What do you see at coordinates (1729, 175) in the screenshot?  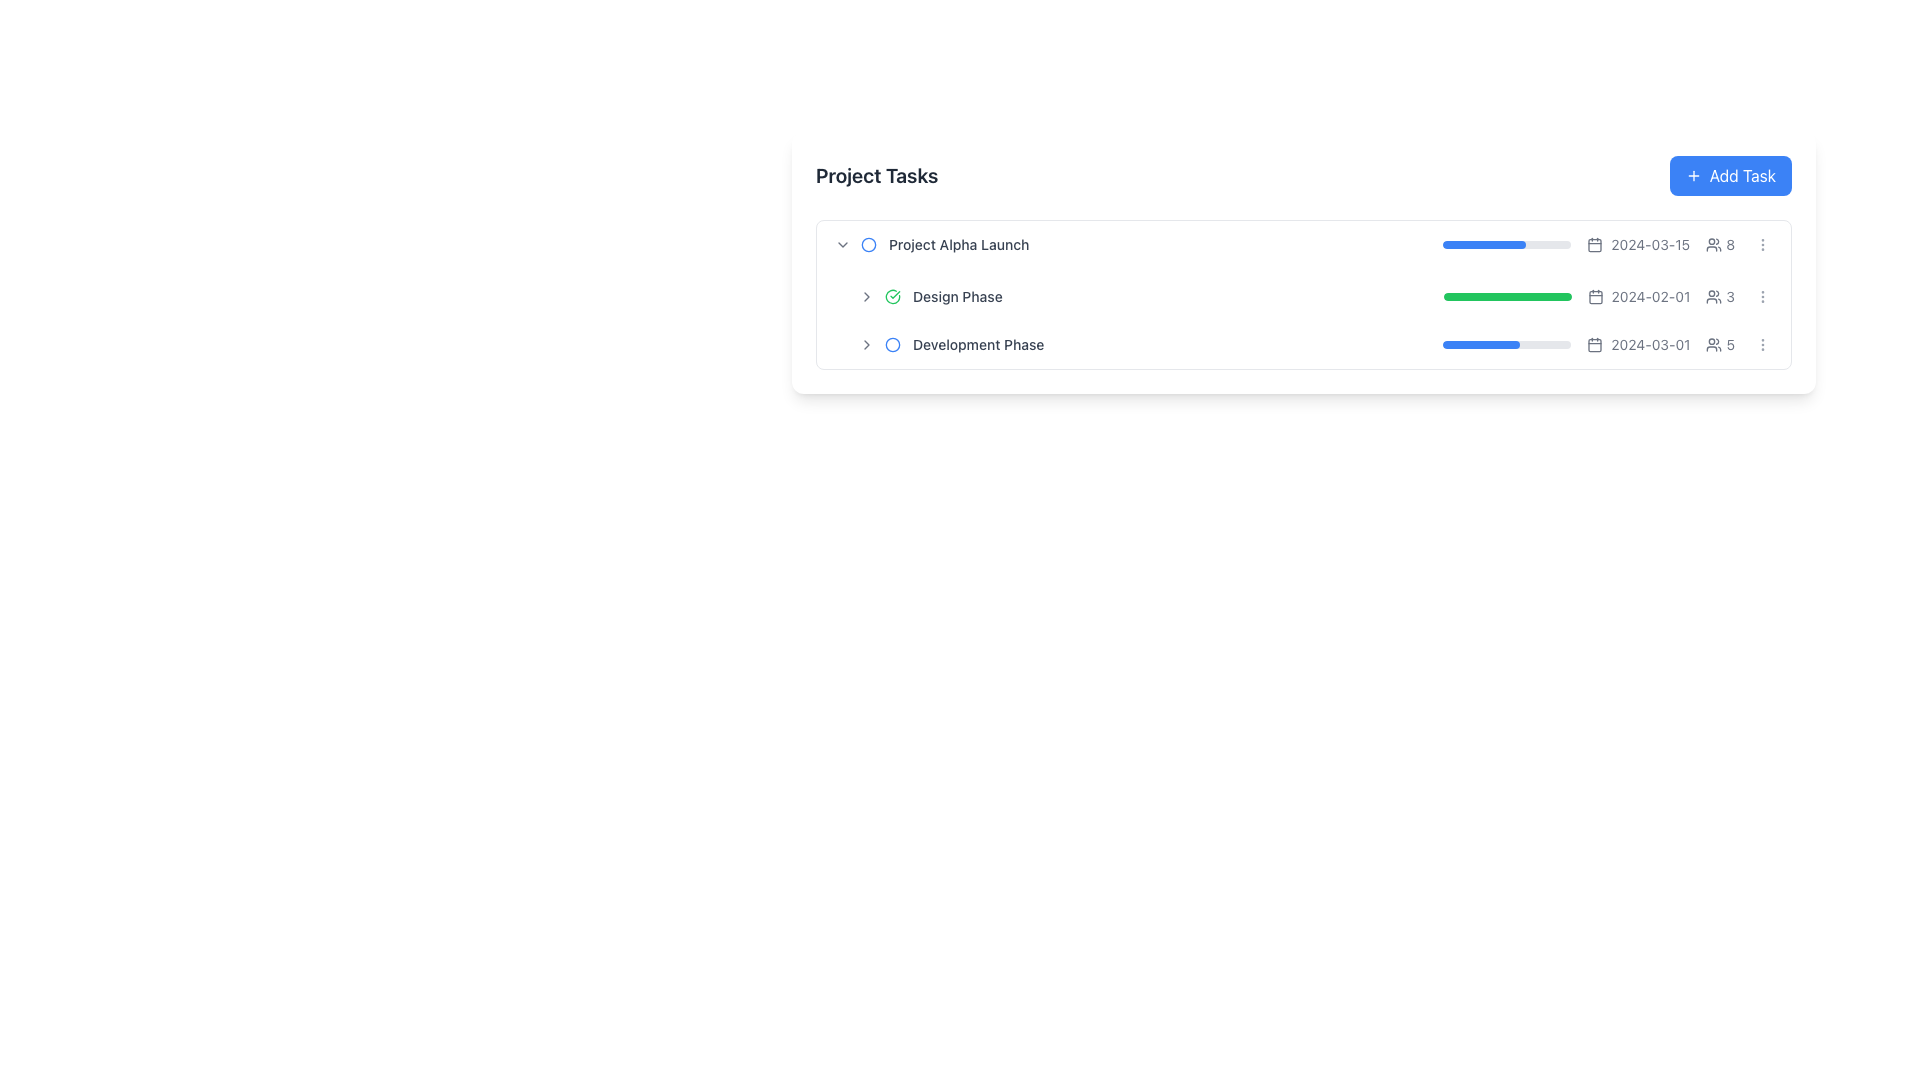 I see `the 'Add Task' button with a blue background and rounded corners, located at the top-right corner of the 'Project Tasks' header` at bounding box center [1729, 175].